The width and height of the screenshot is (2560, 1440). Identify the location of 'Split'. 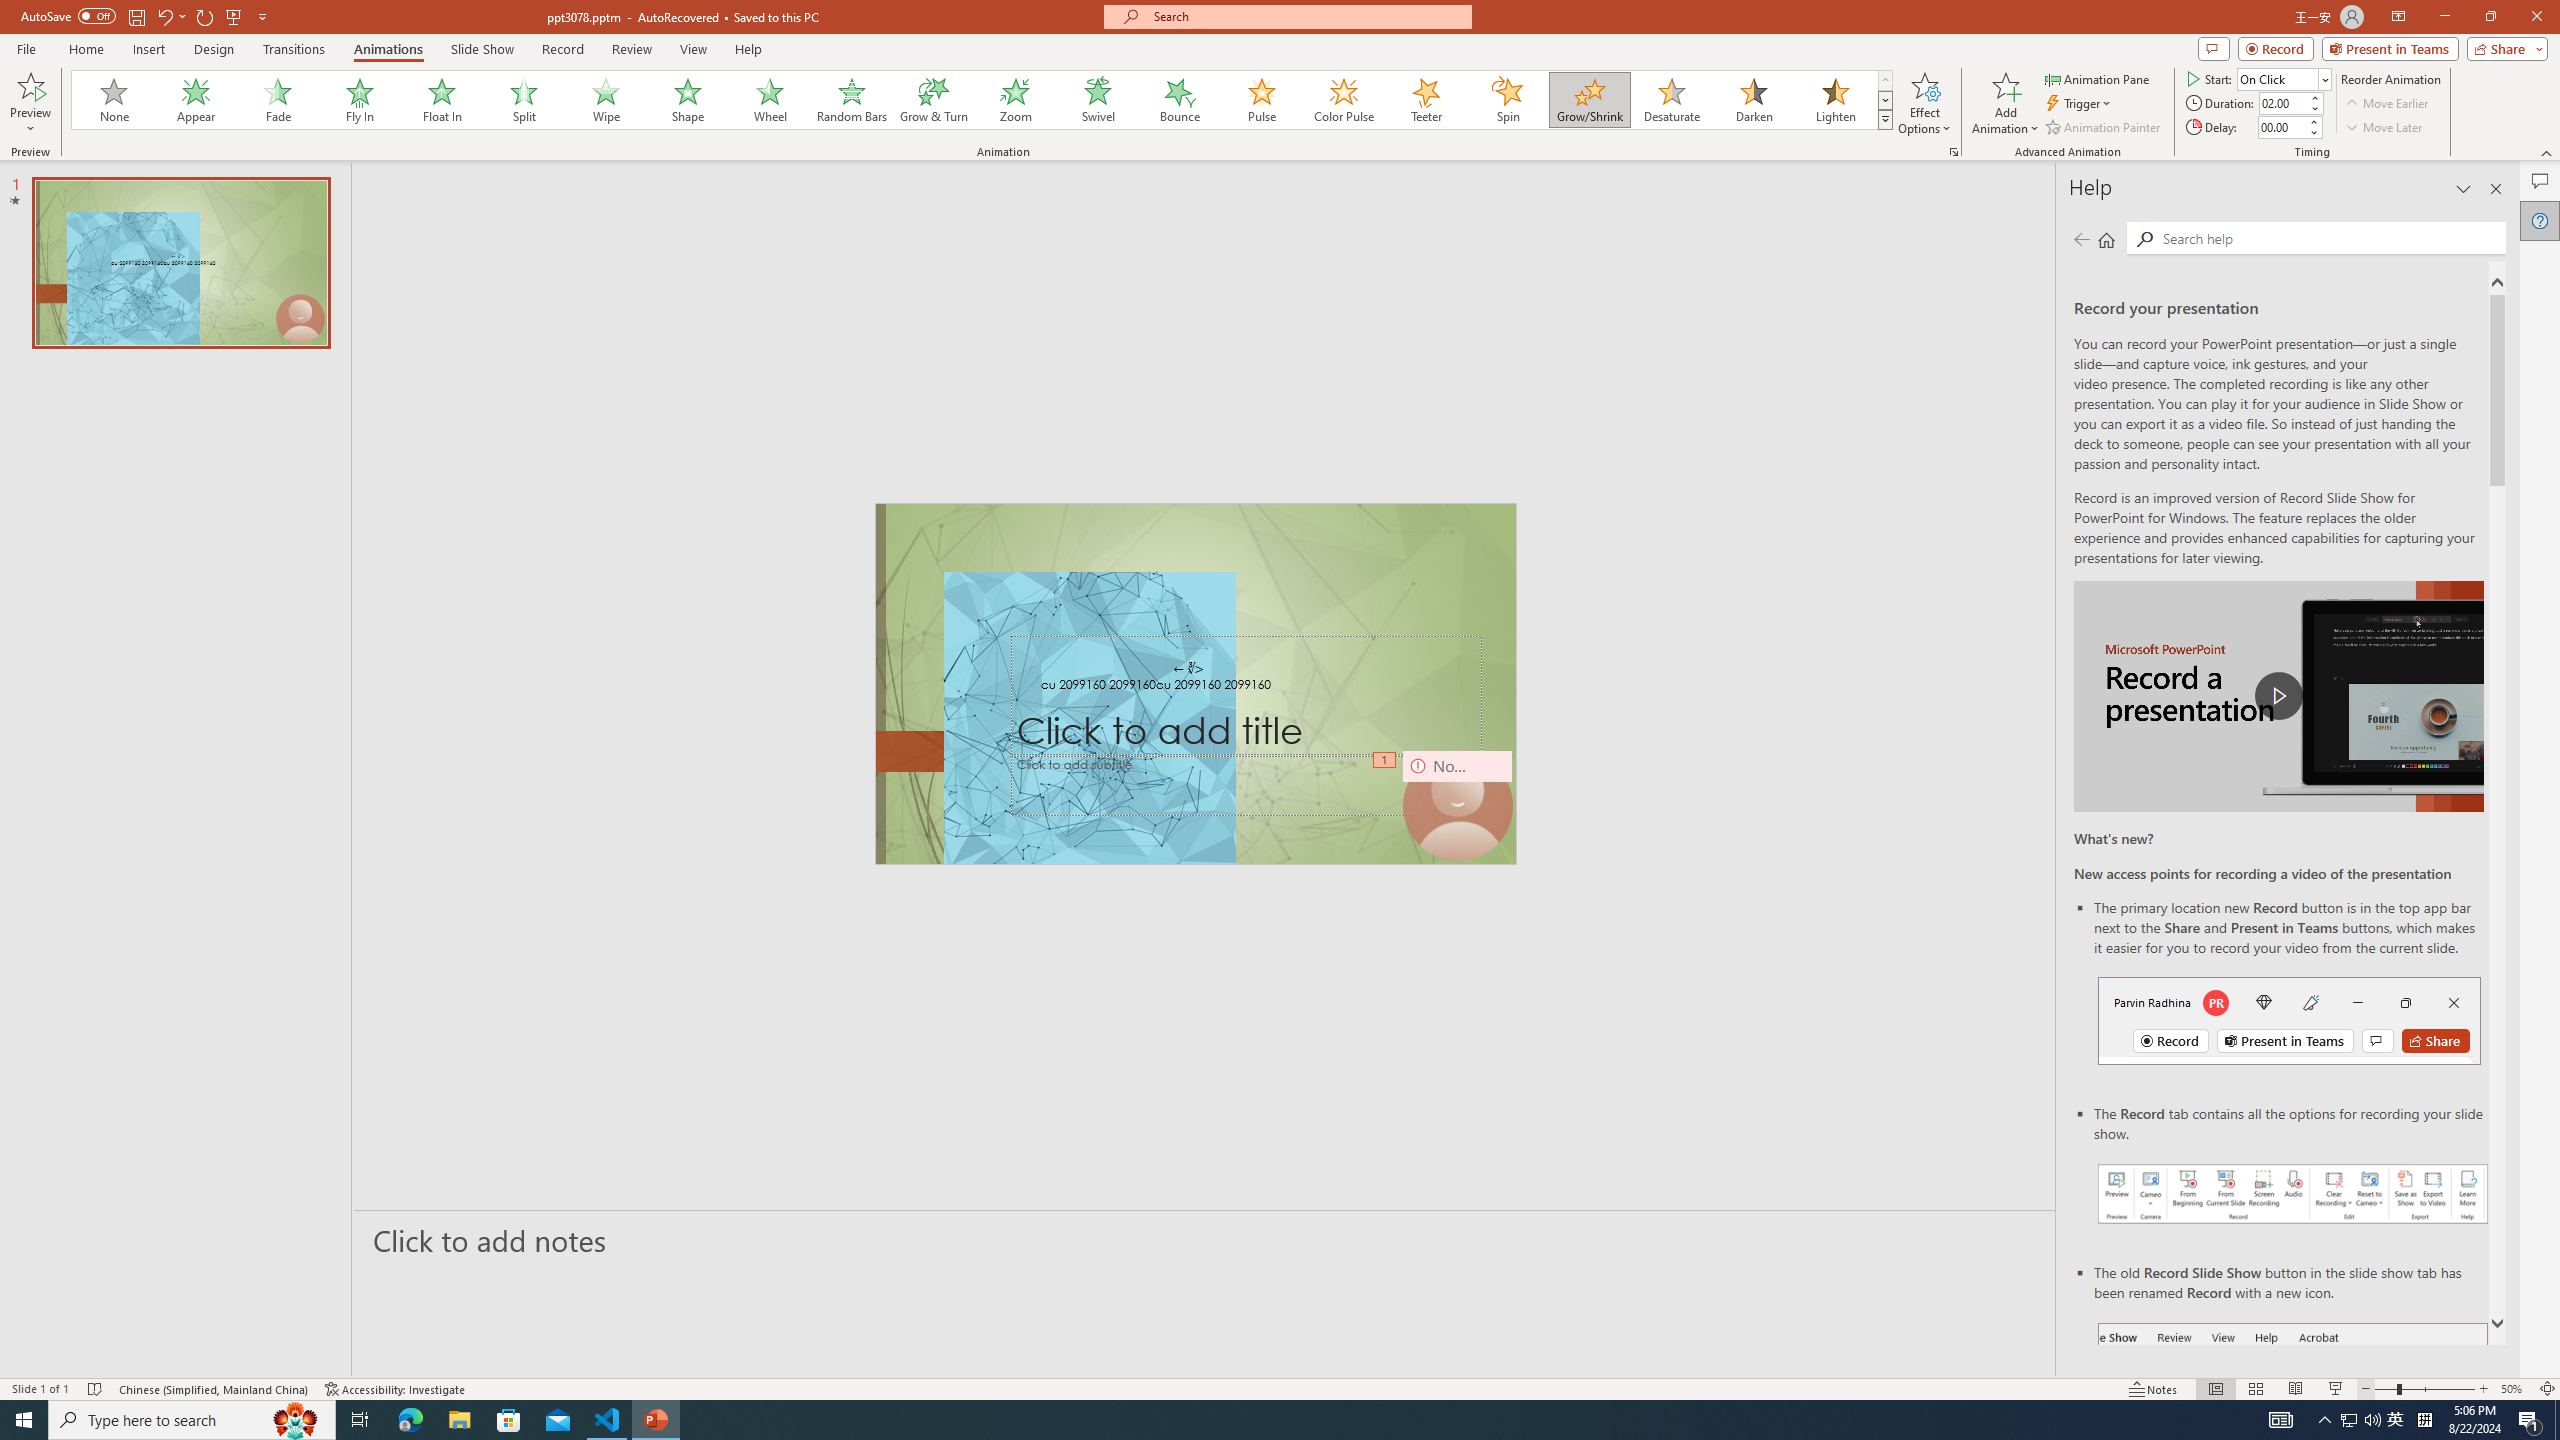
(523, 99).